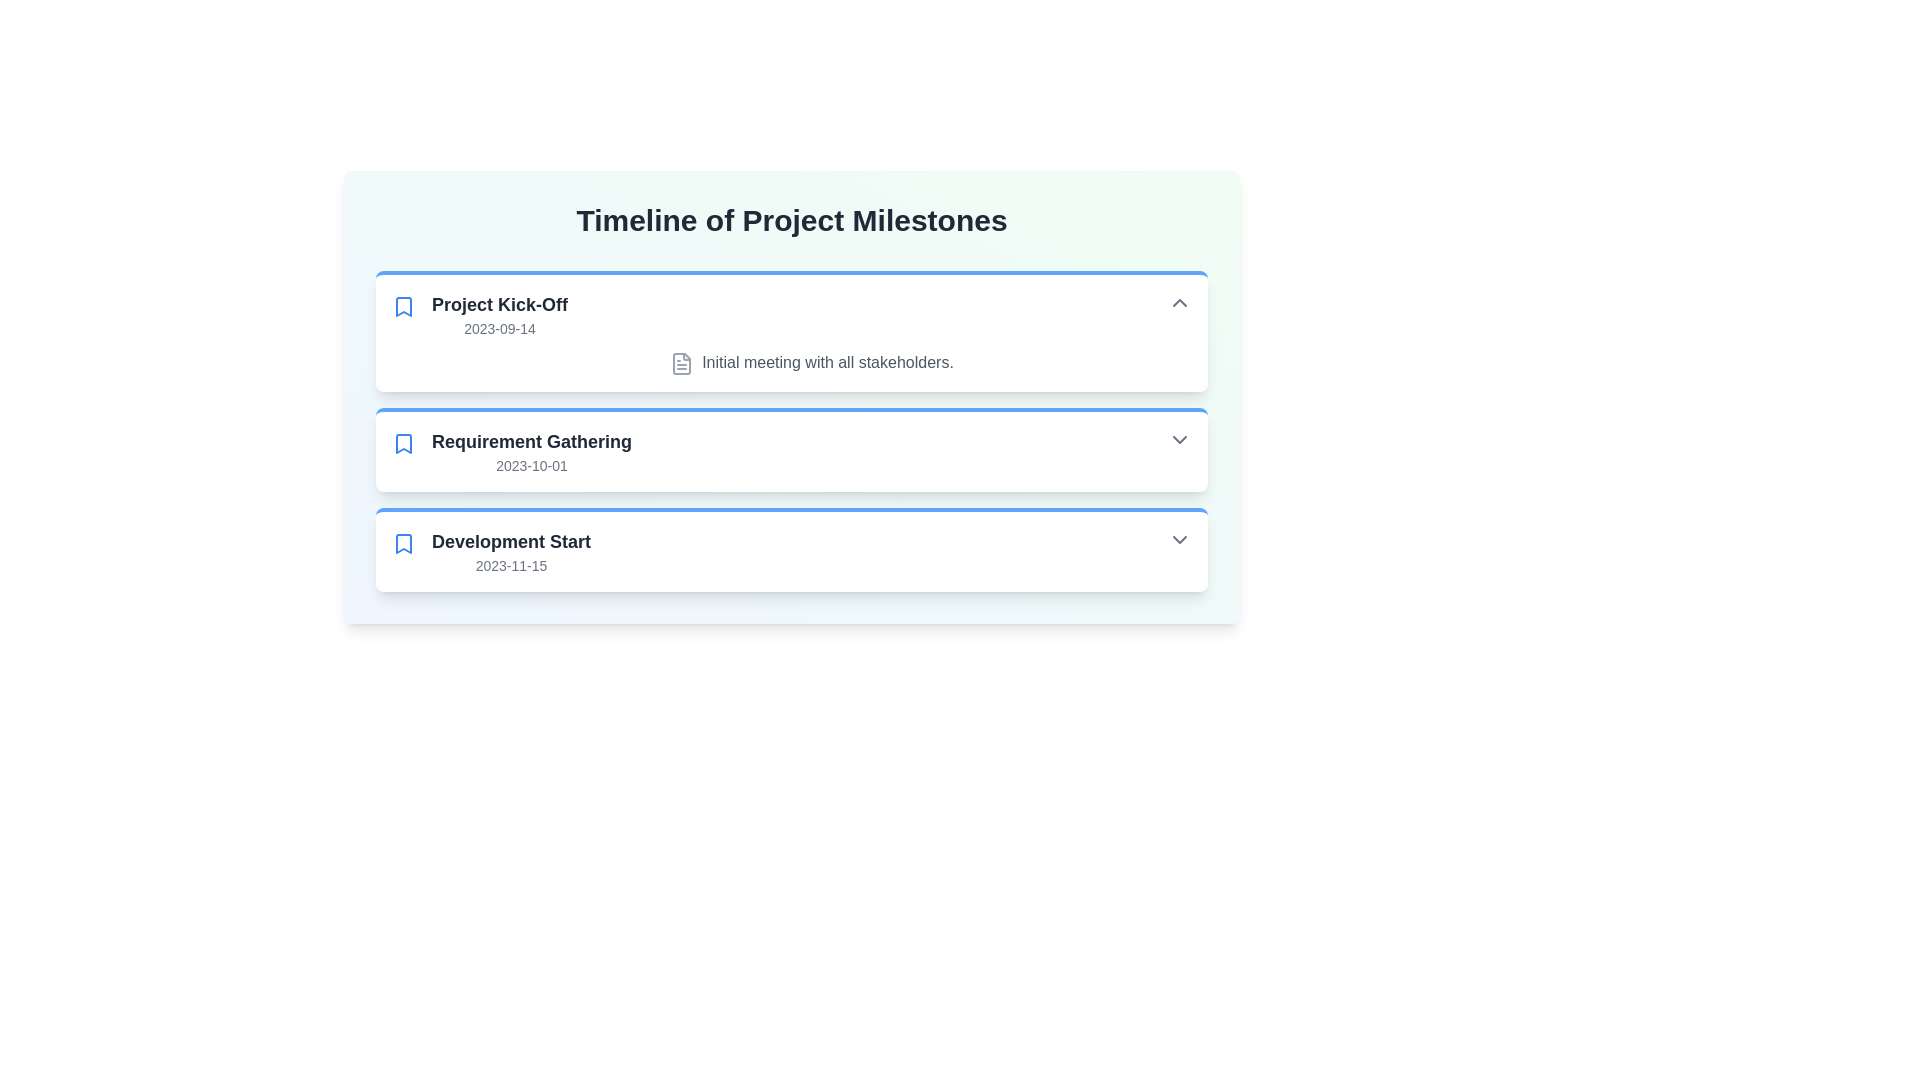 This screenshot has width=1920, height=1080. I want to click on the document icon located within the 'Project Kick-Off' milestone card, which is associated with the 'Initial meeting with all stakeholders' description, so click(682, 363).